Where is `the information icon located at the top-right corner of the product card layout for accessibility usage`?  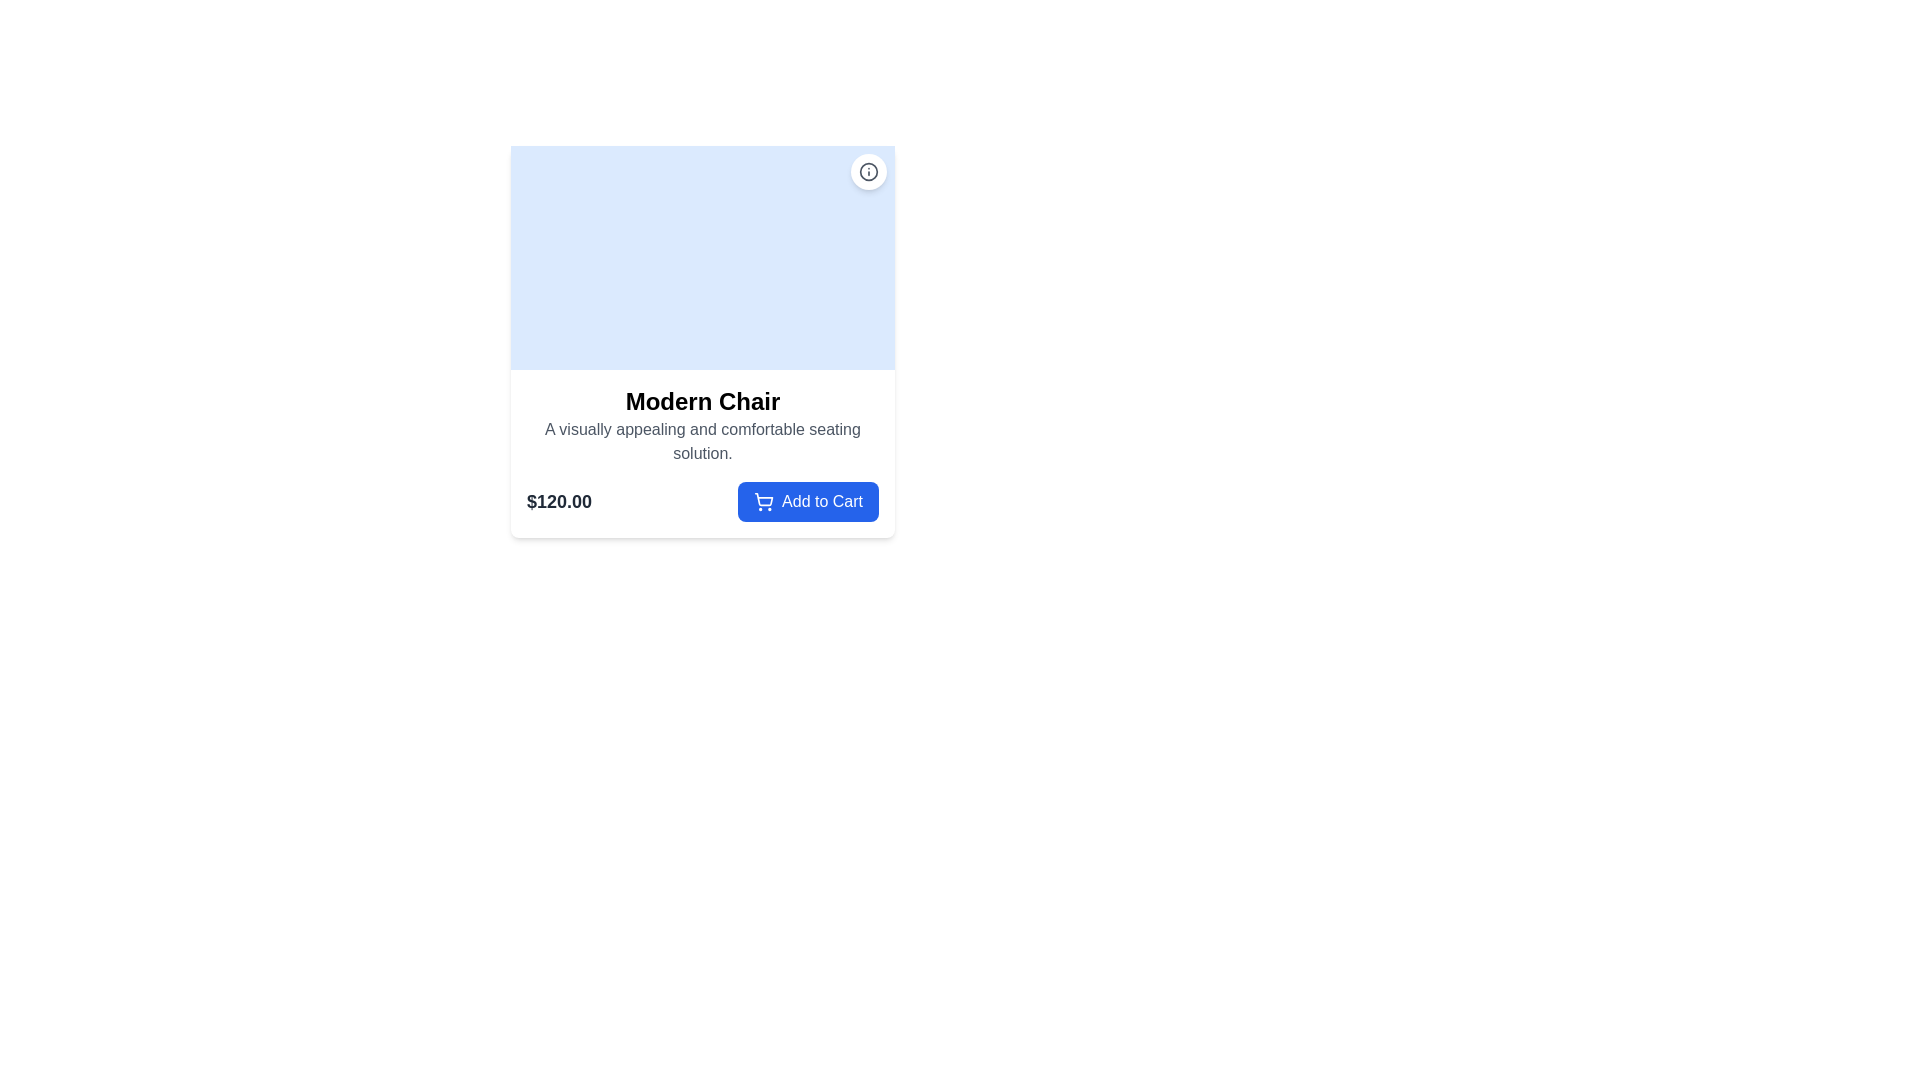 the information icon located at the top-right corner of the product card layout for accessibility usage is located at coordinates (868, 171).